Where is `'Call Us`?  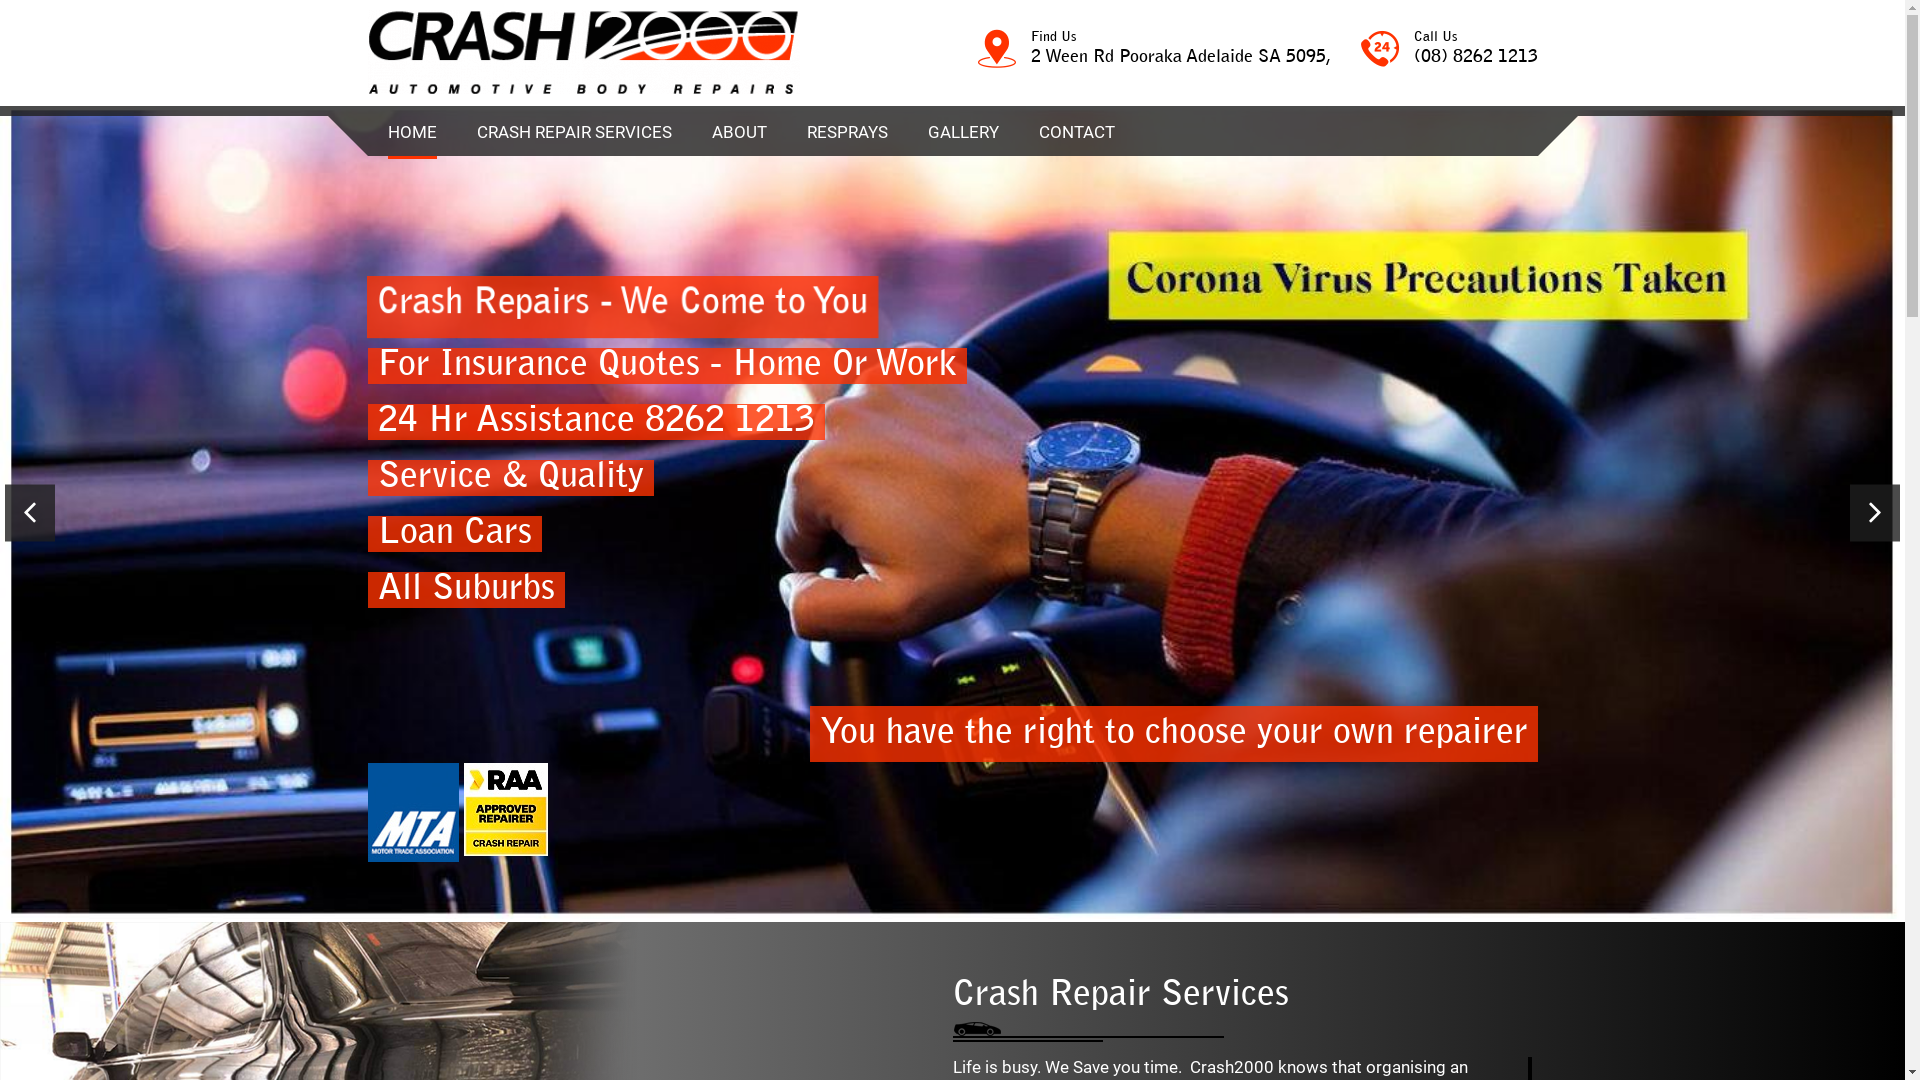 'Call Us is located at coordinates (1359, 49).